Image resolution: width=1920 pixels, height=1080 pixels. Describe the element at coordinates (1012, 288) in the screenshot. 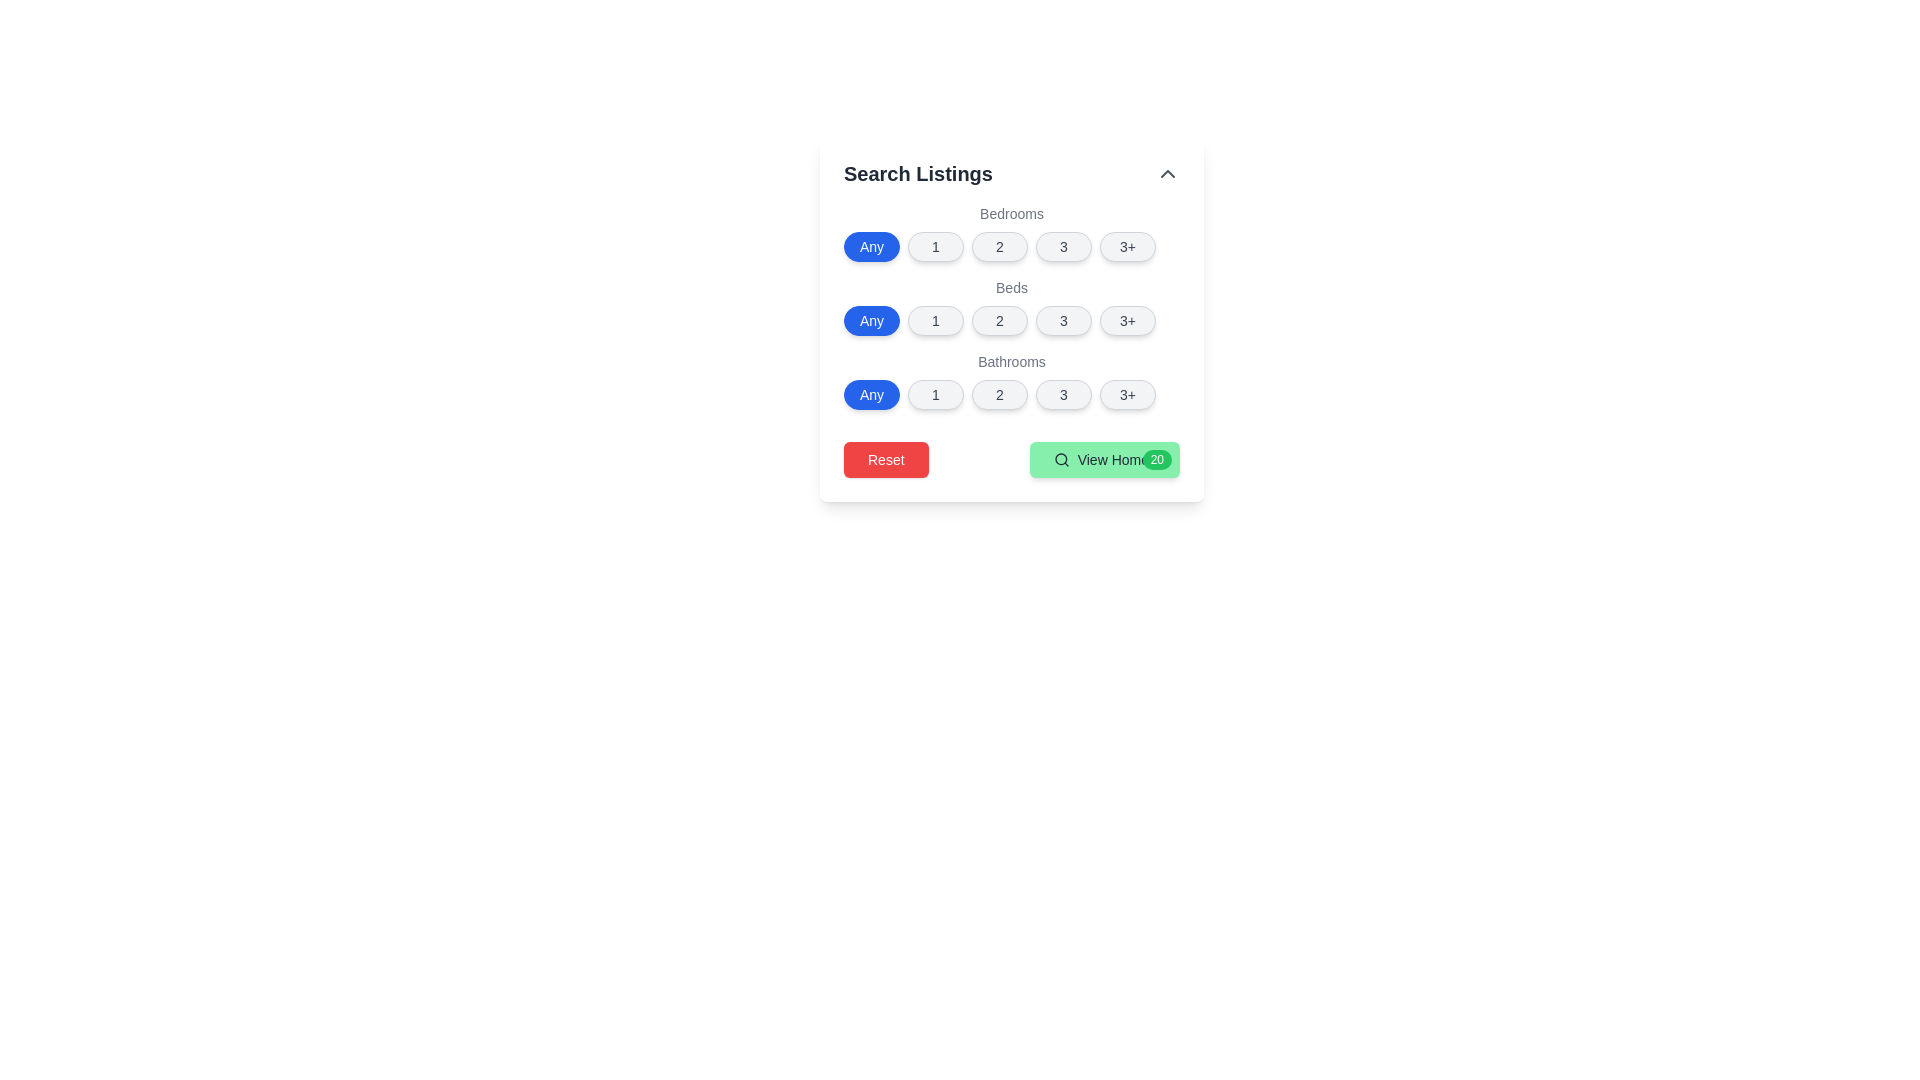

I see `the 'Beds' text label, which is a small light gray font descriptor positioned centrally between the bed selection buttons and the first row of options` at that location.